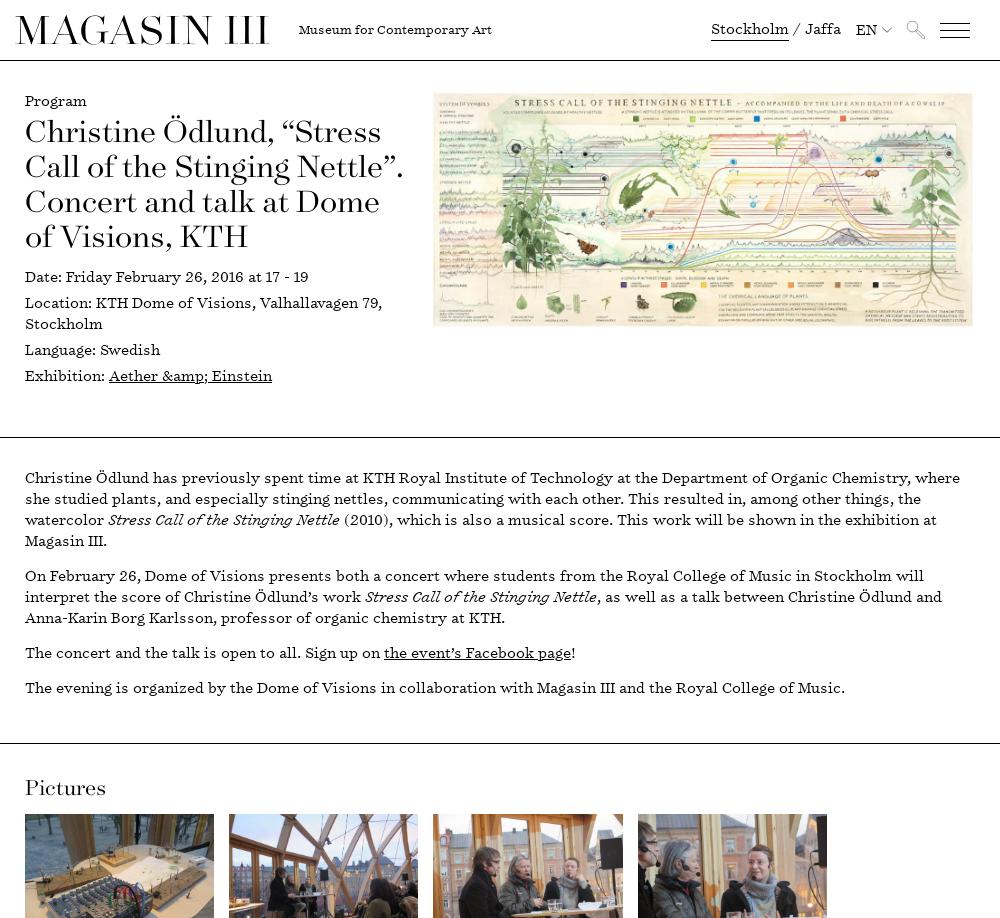  What do you see at coordinates (473, 585) in the screenshot?
I see `'On February 26, Dome of Visions presents both a concert where students from the Royal College of Music in Stockholm will interpret the score of Christine Ödlund’s work'` at bounding box center [473, 585].